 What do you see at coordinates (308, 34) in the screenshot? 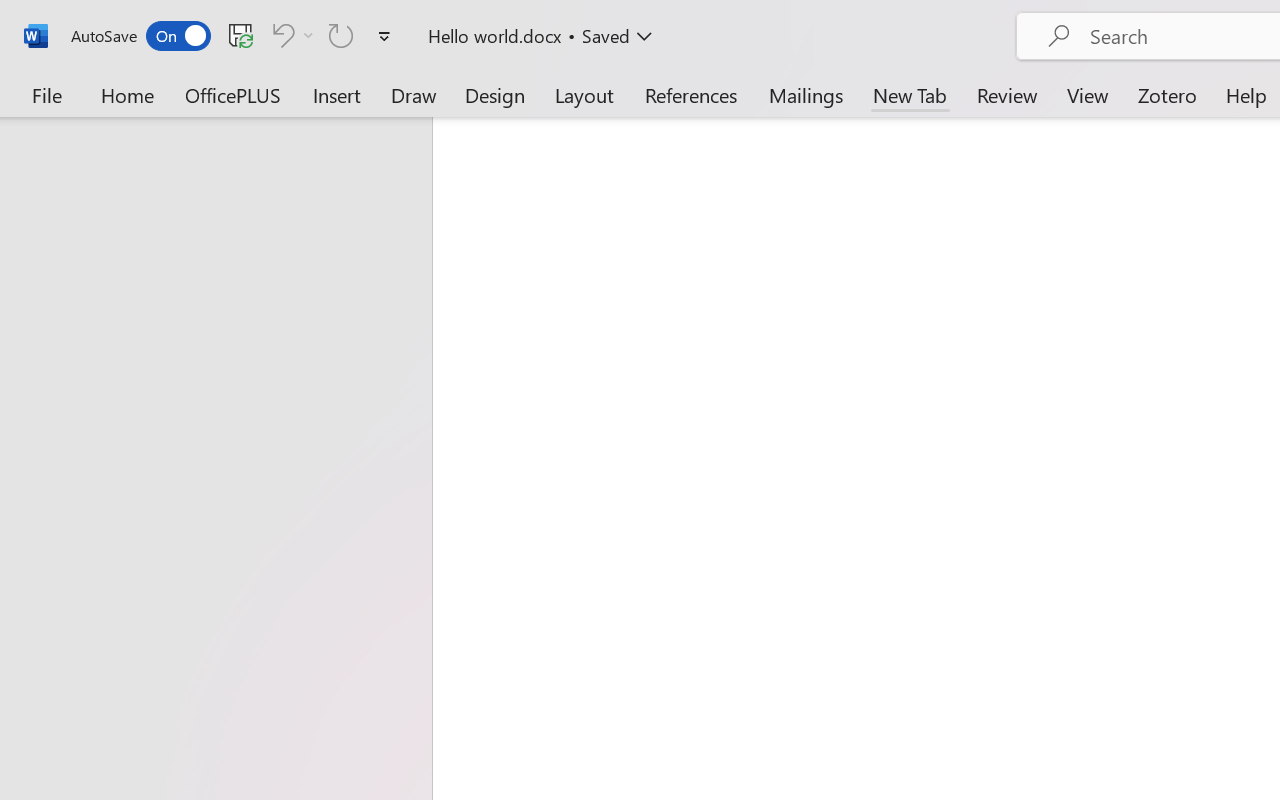
I see `'More Options'` at bounding box center [308, 34].